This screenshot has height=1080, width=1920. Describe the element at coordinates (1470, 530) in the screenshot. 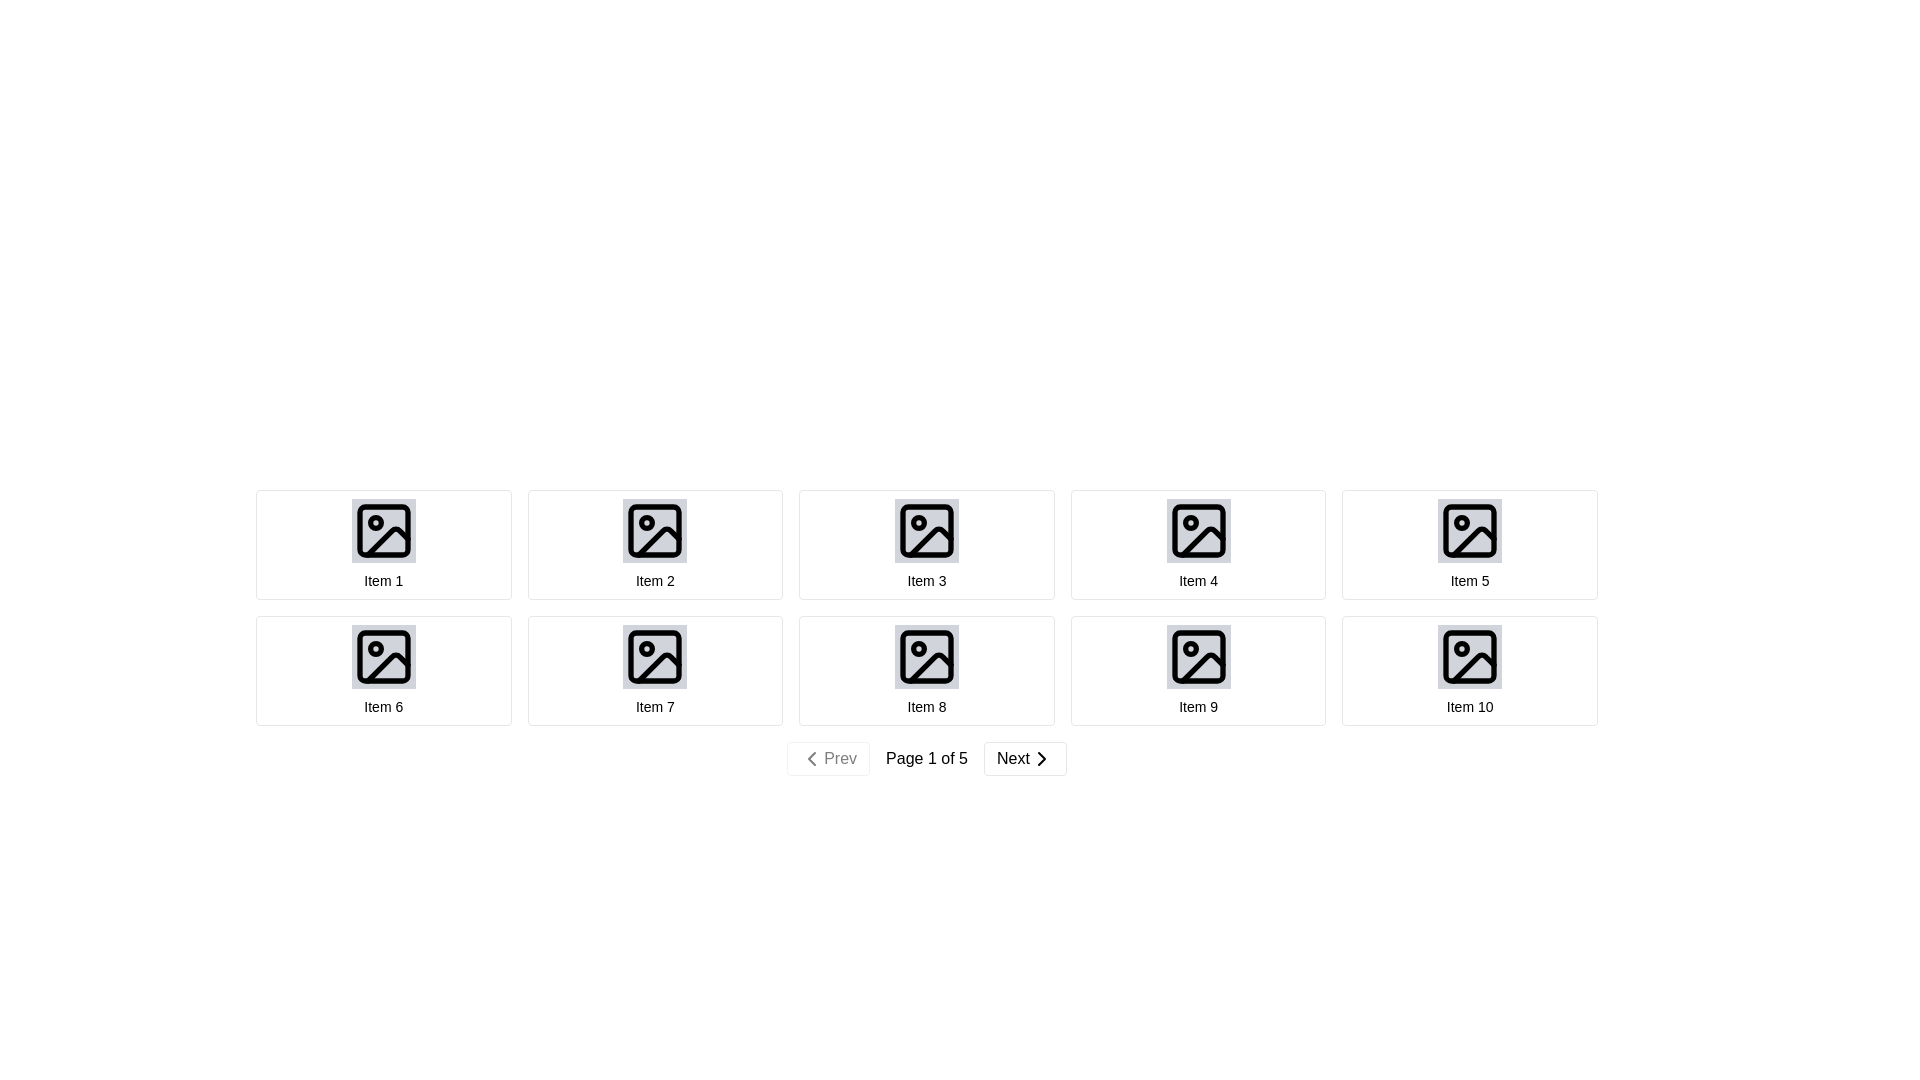

I see `the rounded rectangle shape in the SVG graphic that represents 'Item 5' in the grid layout, located in the top-right quadrant` at that location.